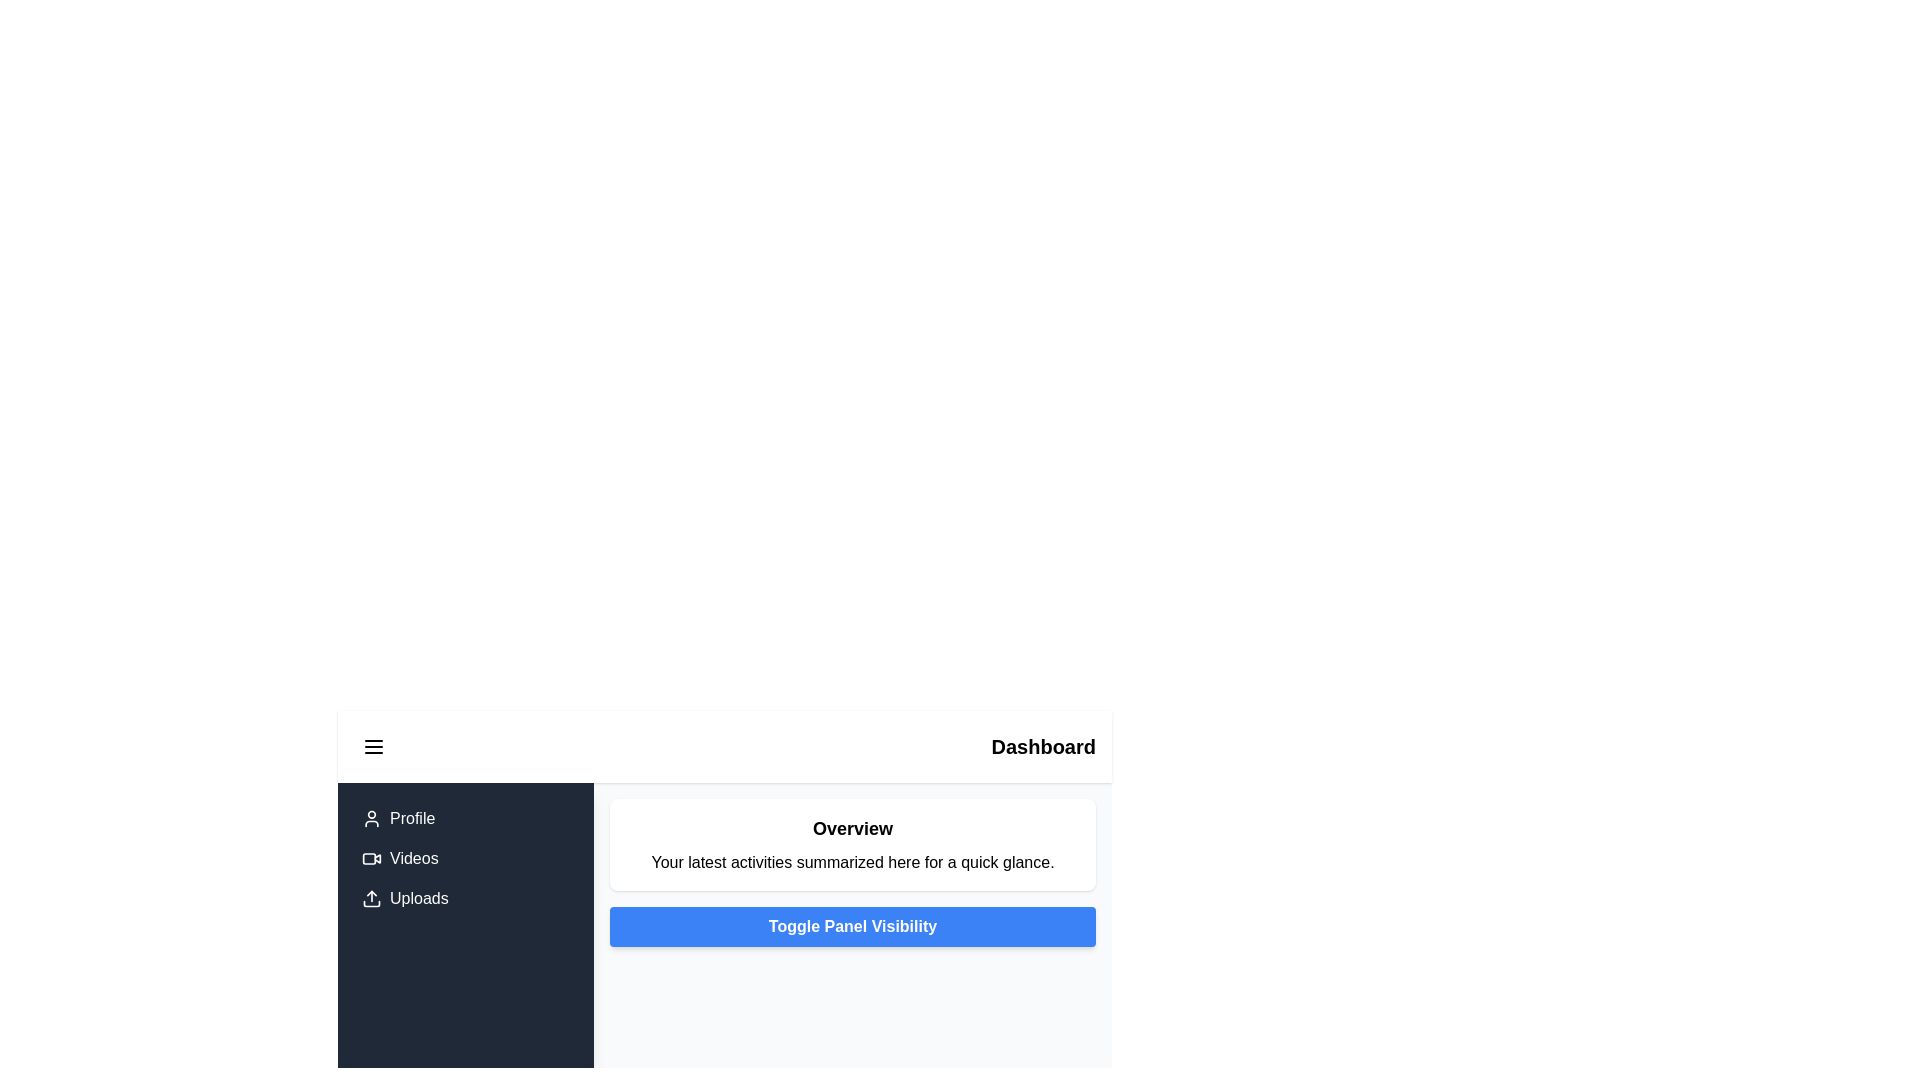  I want to click on the Videos menu icon located in the left-side vertical navigation panel, positioned between the Profile icon and the Uploads icon, so click(372, 858).